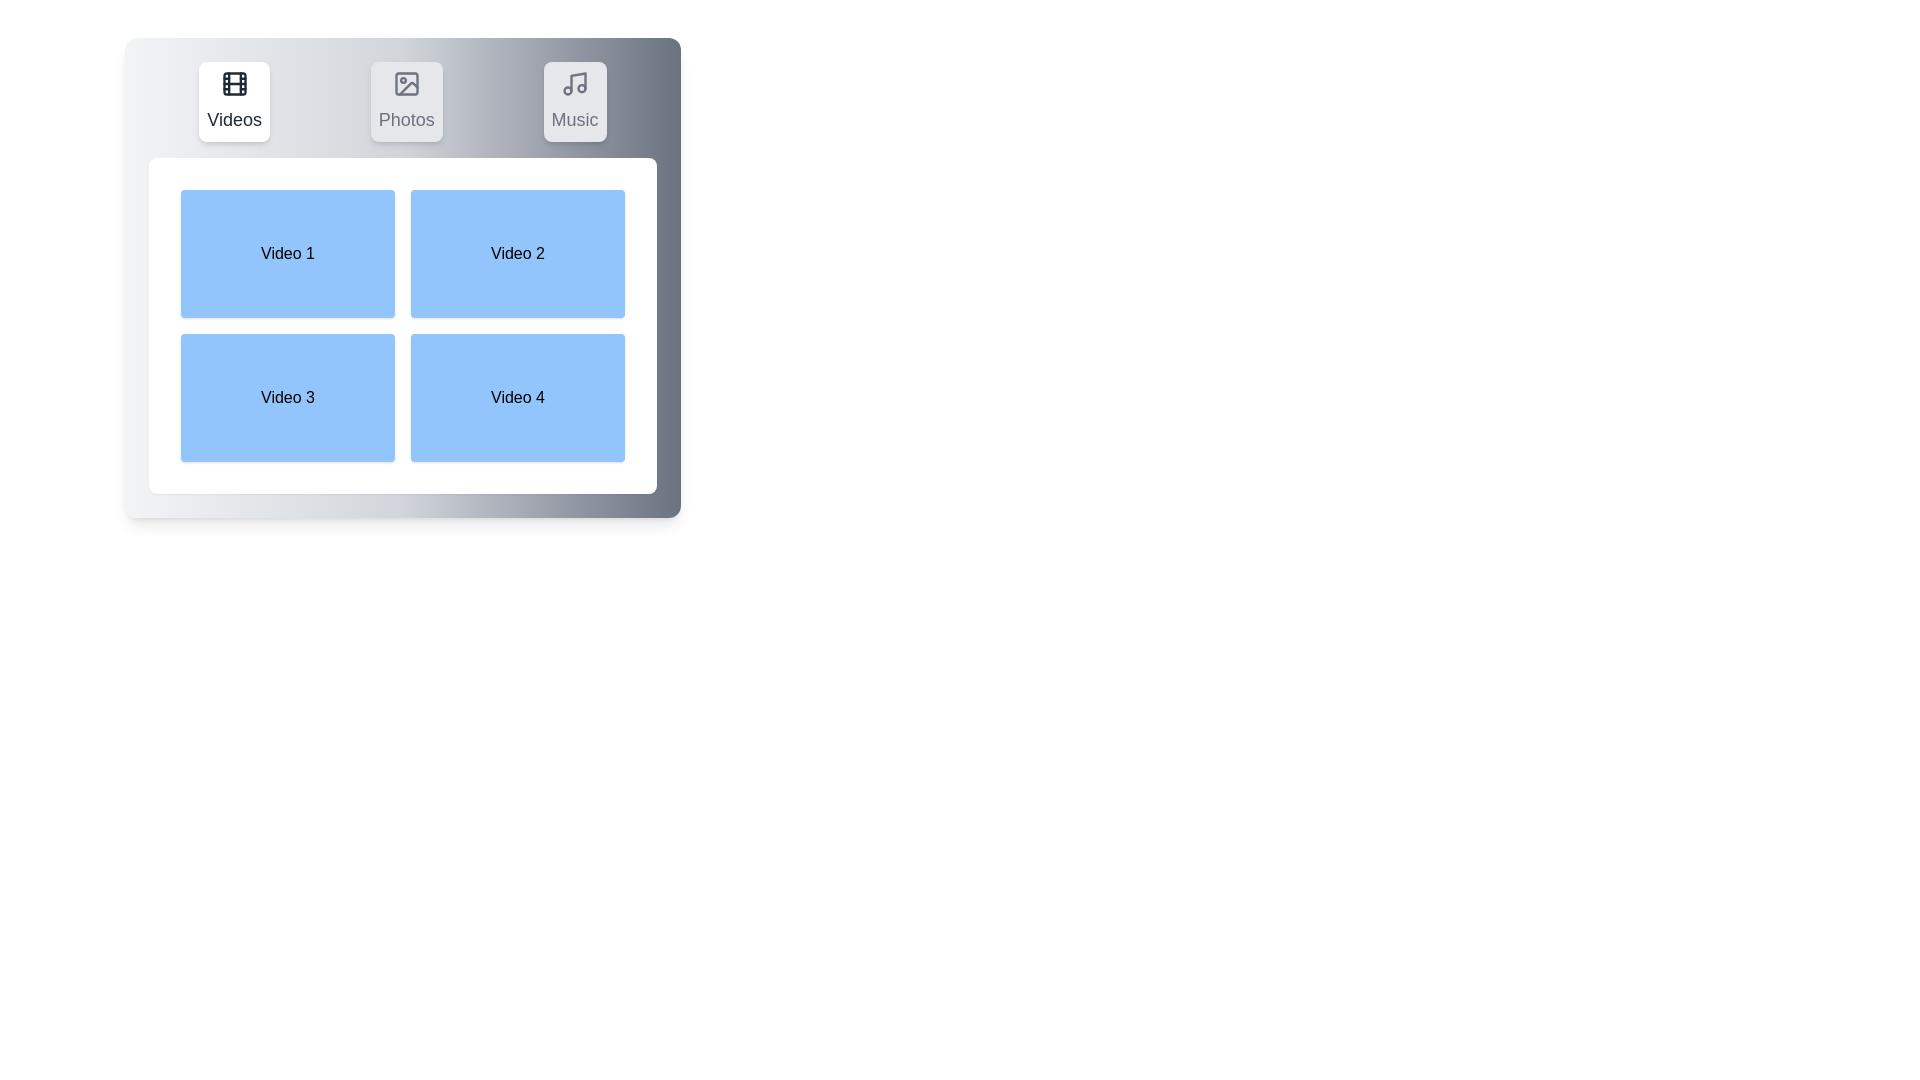 This screenshot has height=1080, width=1920. What do you see at coordinates (287, 253) in the screenshot?
I see `the Video 1 Box to observe the hover effect` at bounding box center [287, 253].